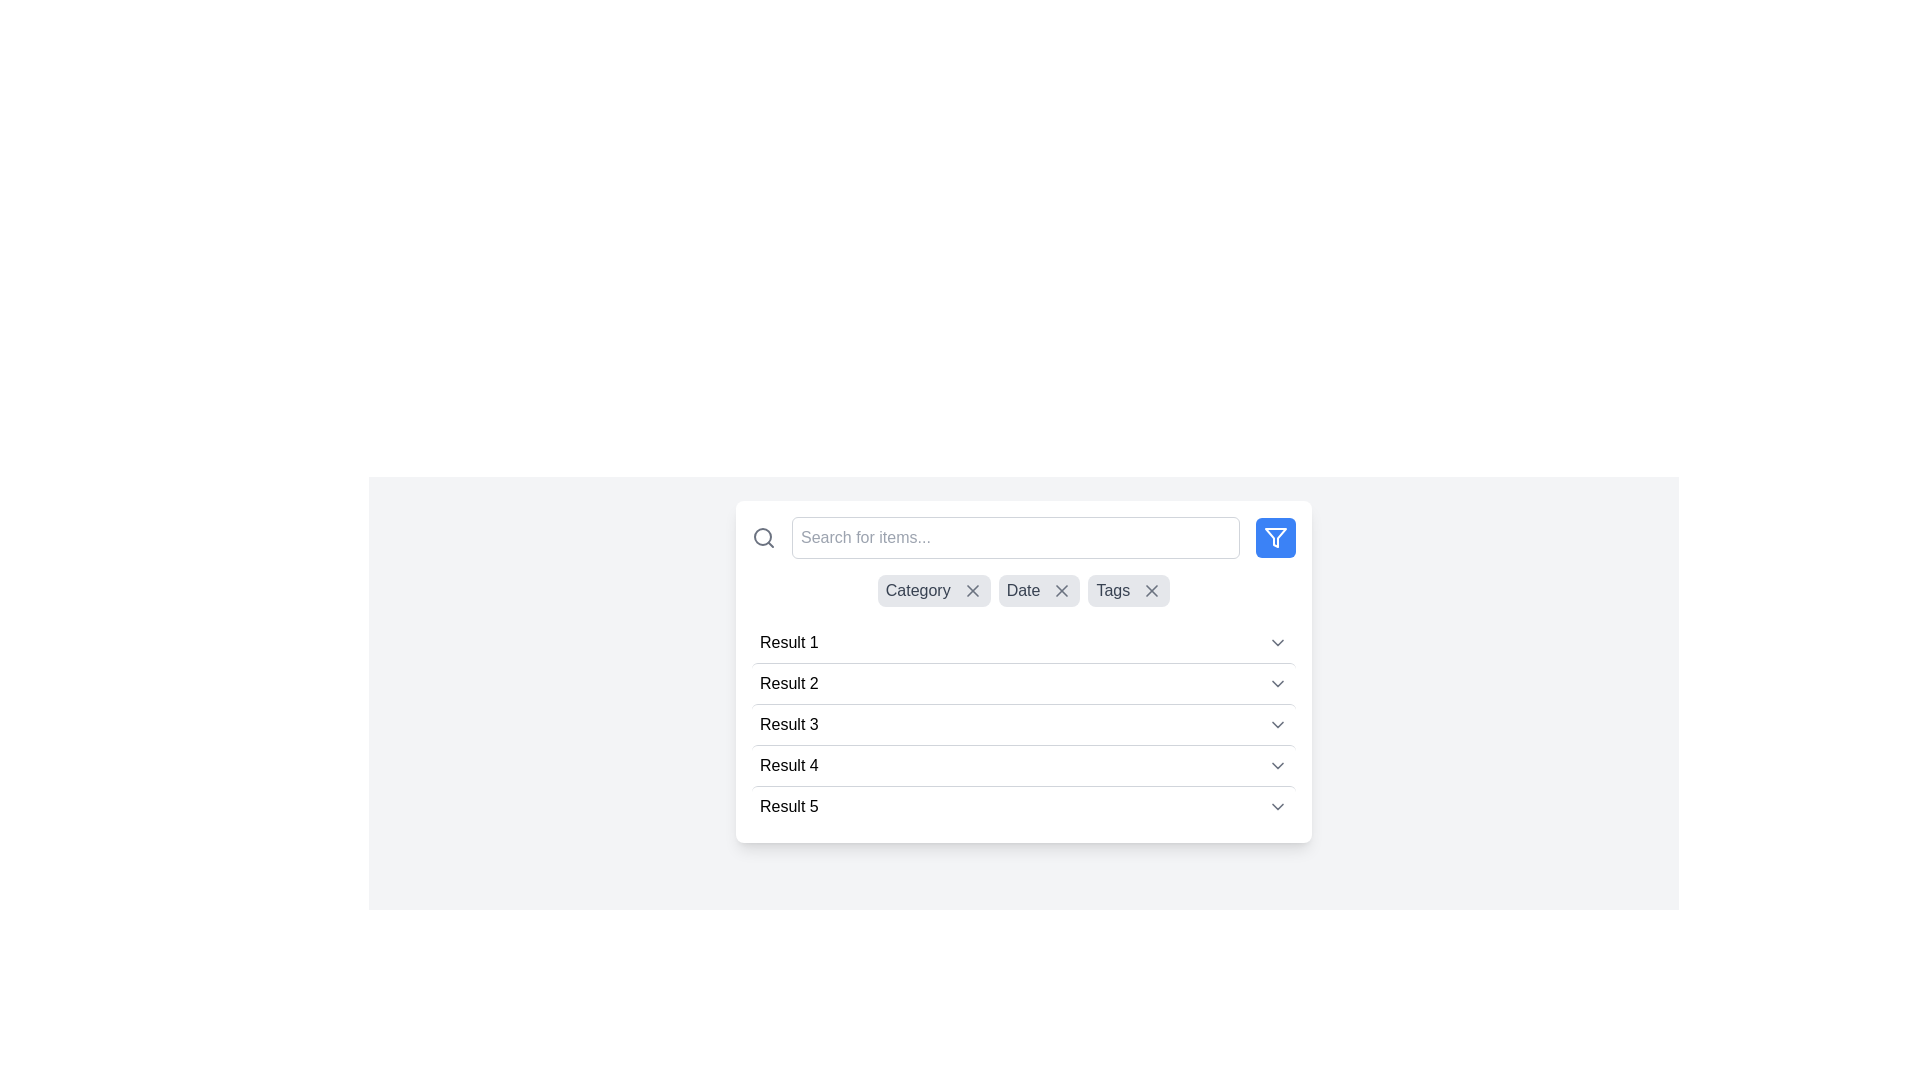 This screenshot has width=1920, height=1080. What do you see at coordinates (1152, 589) in the screenshot?
I see `the Close Symbol icon located` at bounding box center [1152, 589].